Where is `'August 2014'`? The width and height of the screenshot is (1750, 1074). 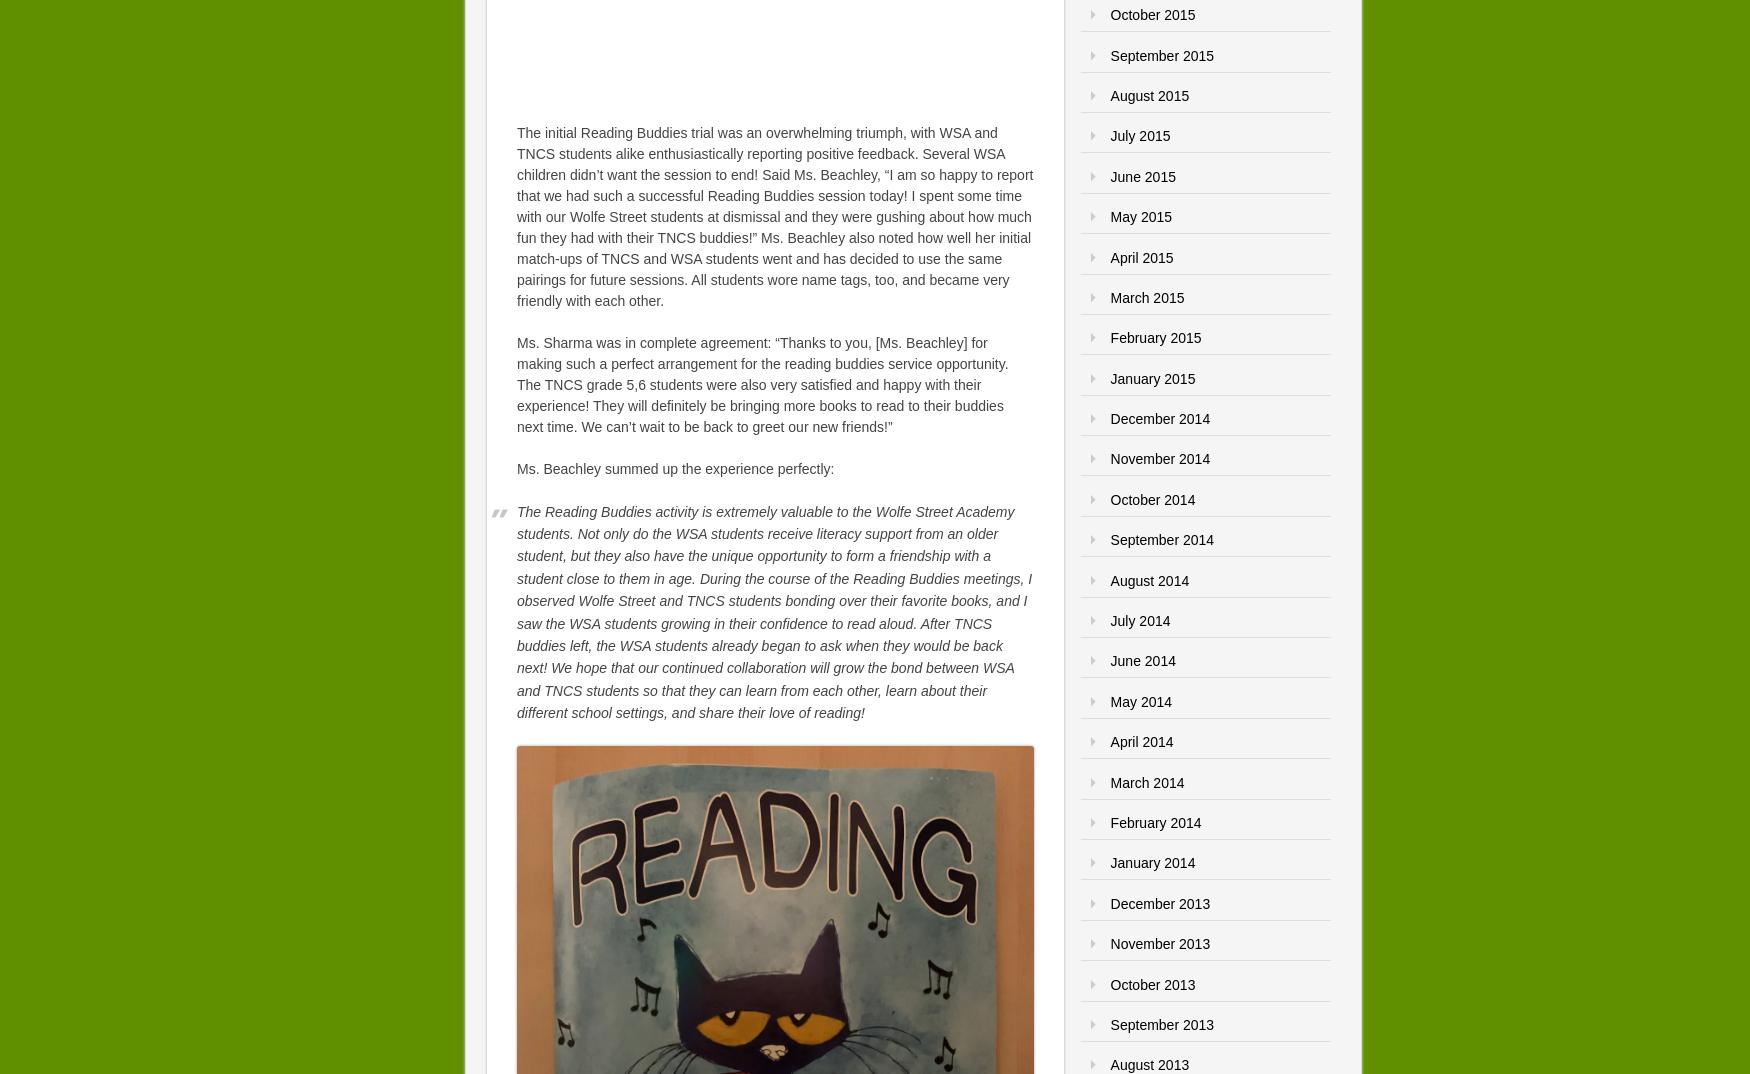
'August 2014' is located at coordinates (1148, 578).